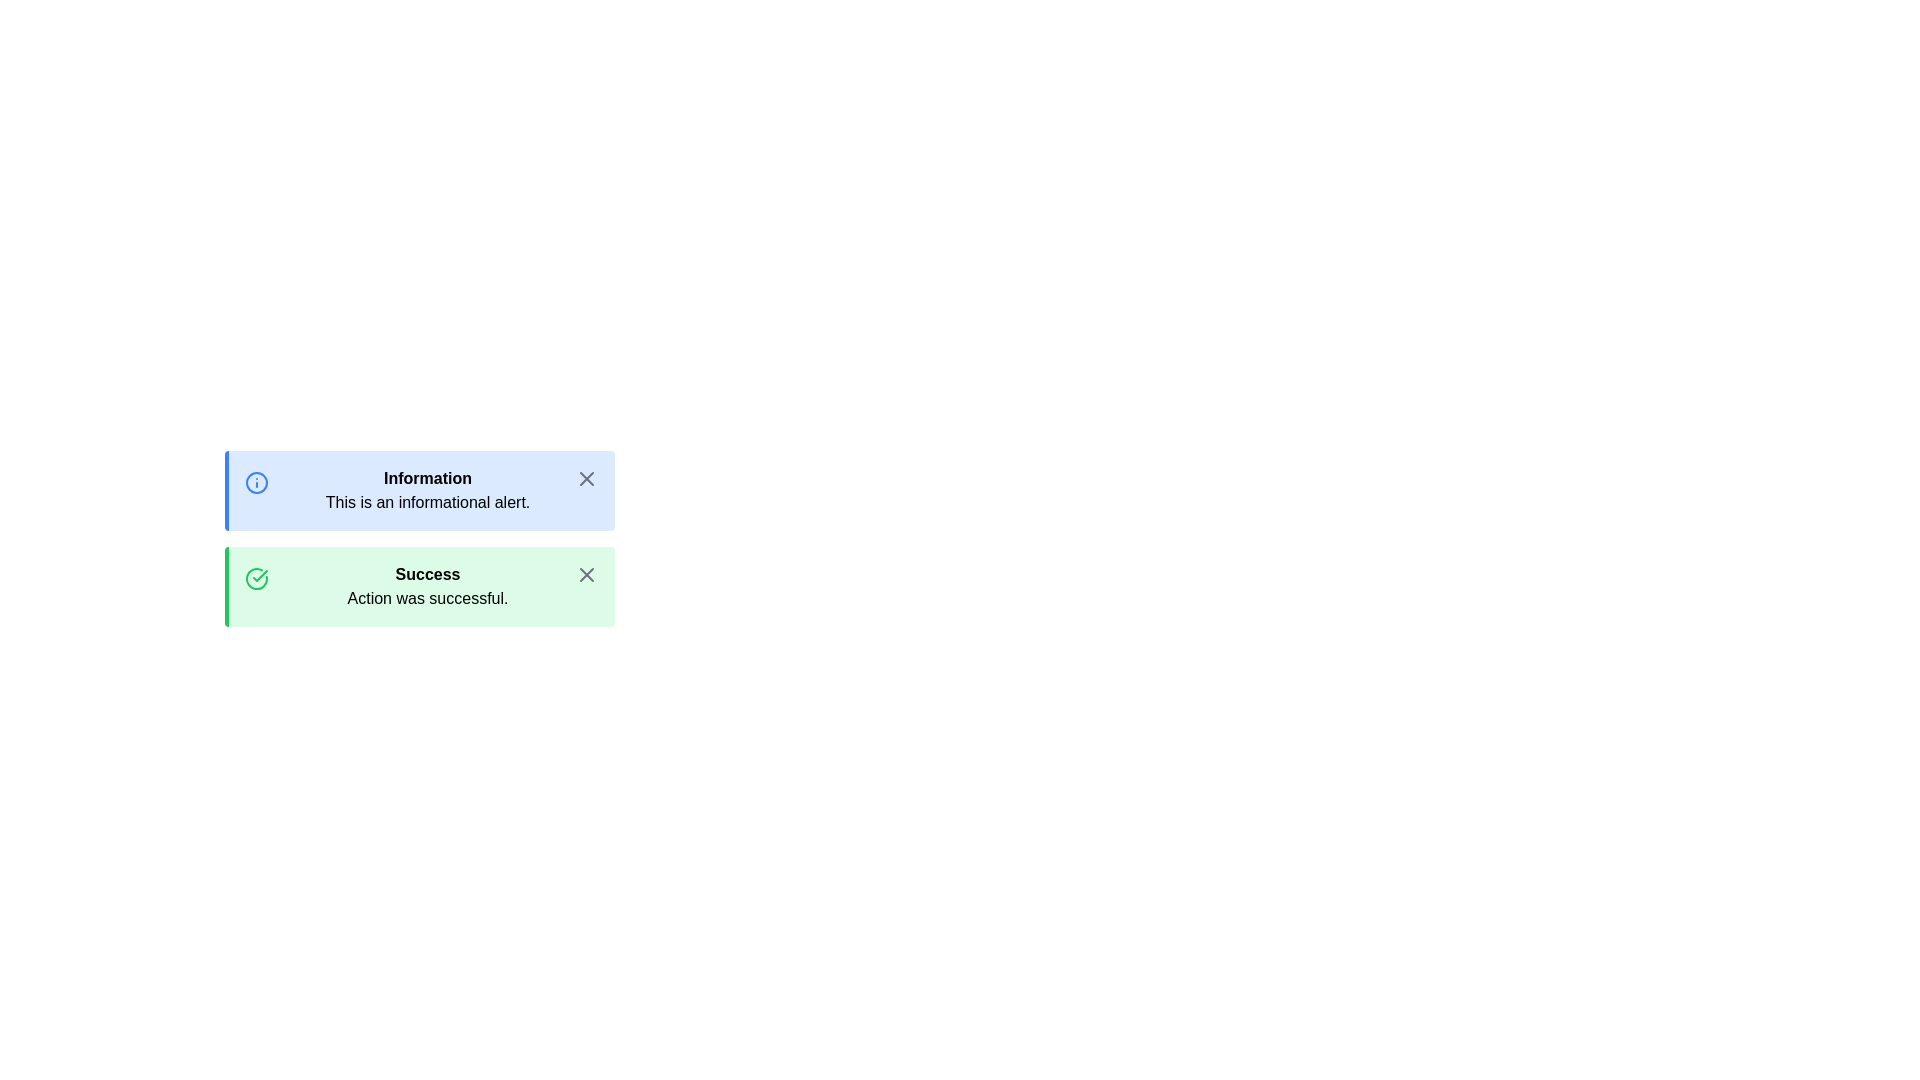  What do you see at coordinates (256, 482) in the screenshot?
I see `the decorative information notification icon located on the left side of the notification box` at bounding box center [256, 482].